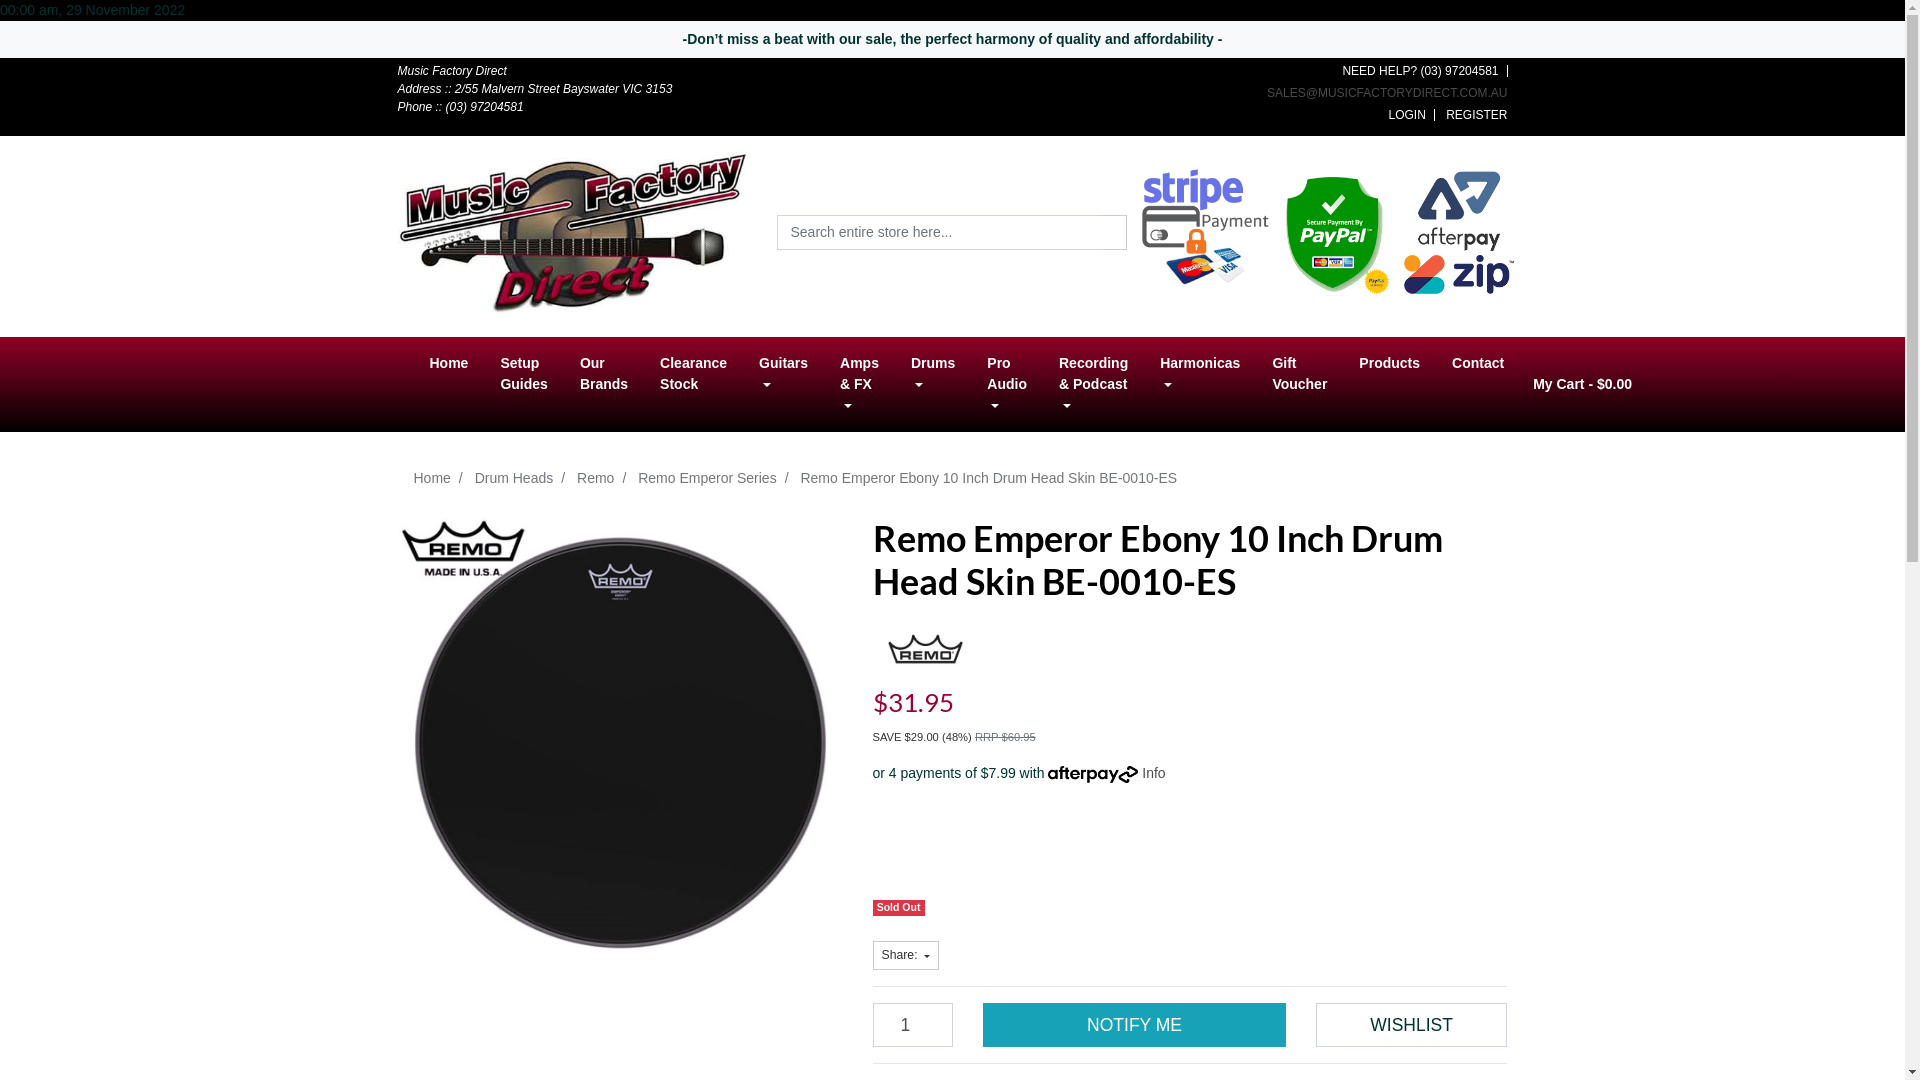 This screenshot has height=1080, width=1920. Describe the element at coordinates (1410, 1025) in the screenshot. I see `'WISHLIST'` at that location.